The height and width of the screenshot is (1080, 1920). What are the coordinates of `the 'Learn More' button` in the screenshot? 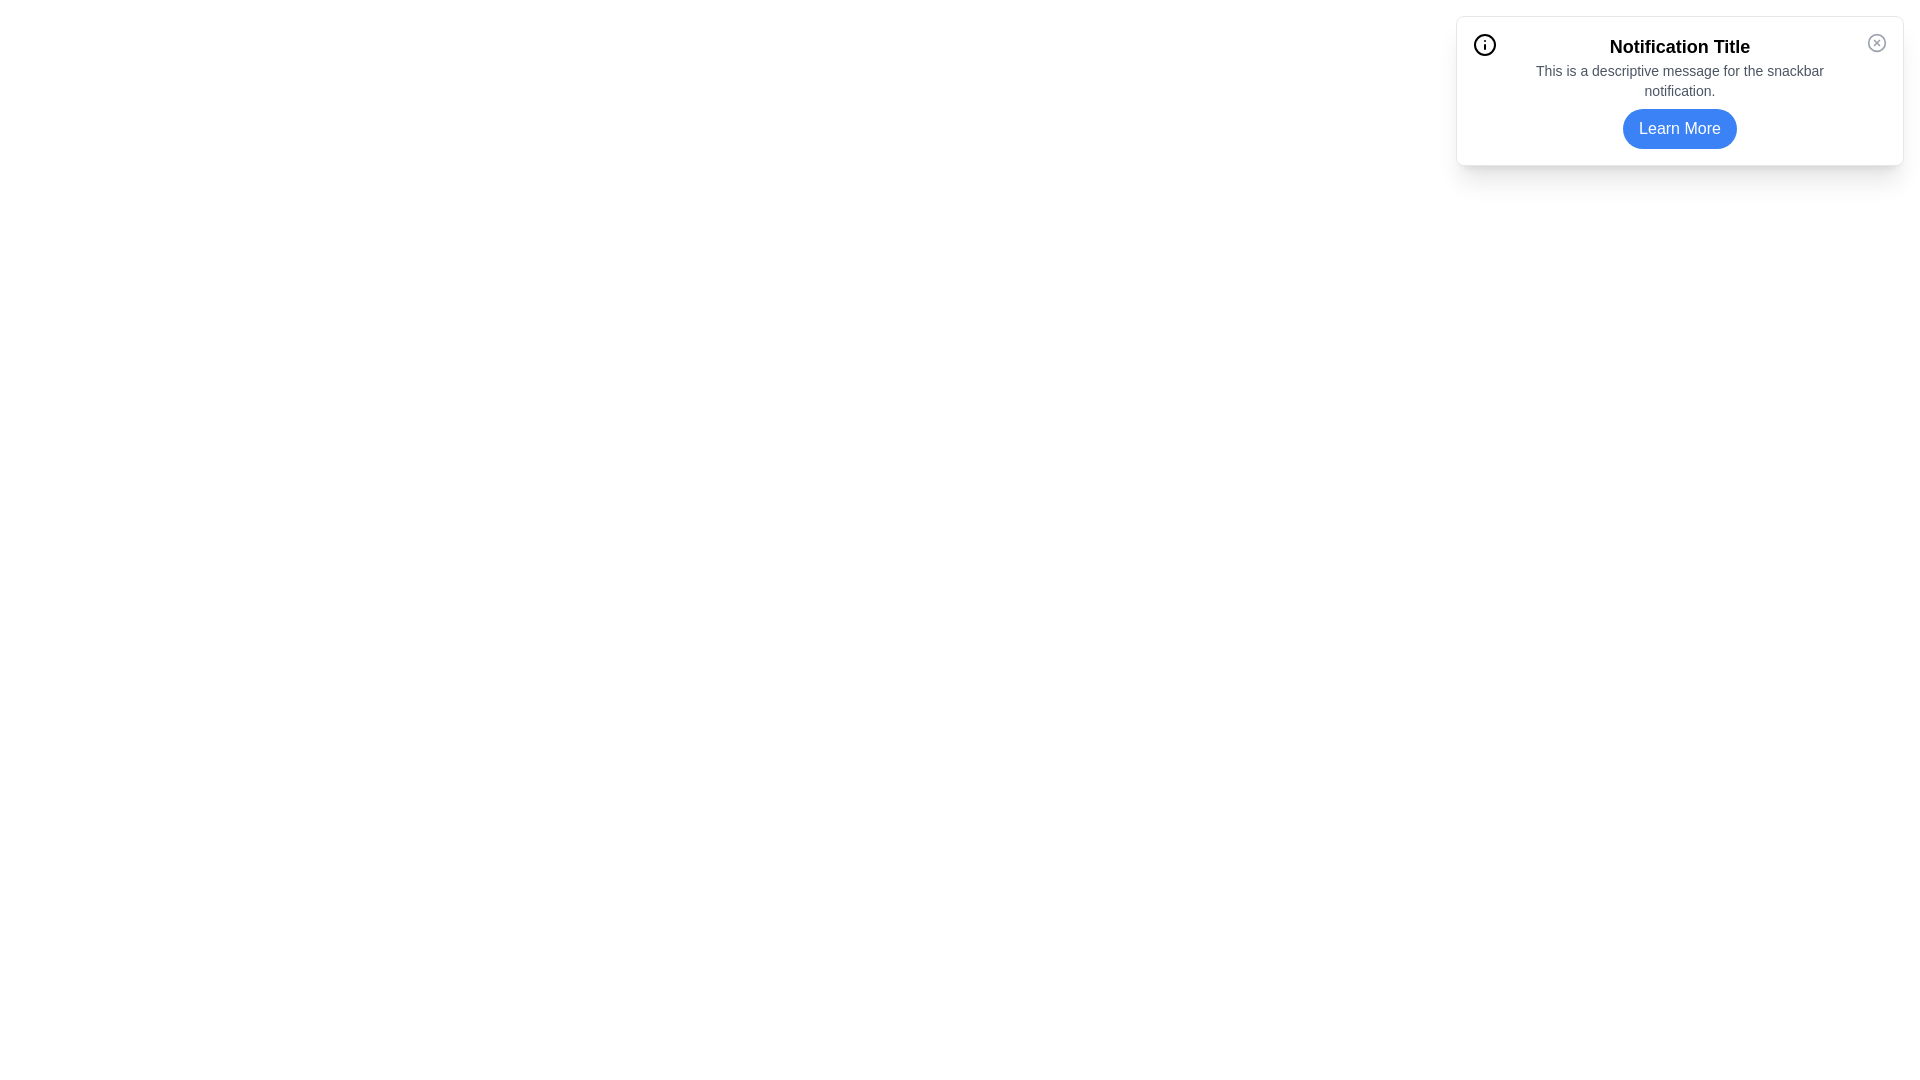 It's located at (1680, 128).